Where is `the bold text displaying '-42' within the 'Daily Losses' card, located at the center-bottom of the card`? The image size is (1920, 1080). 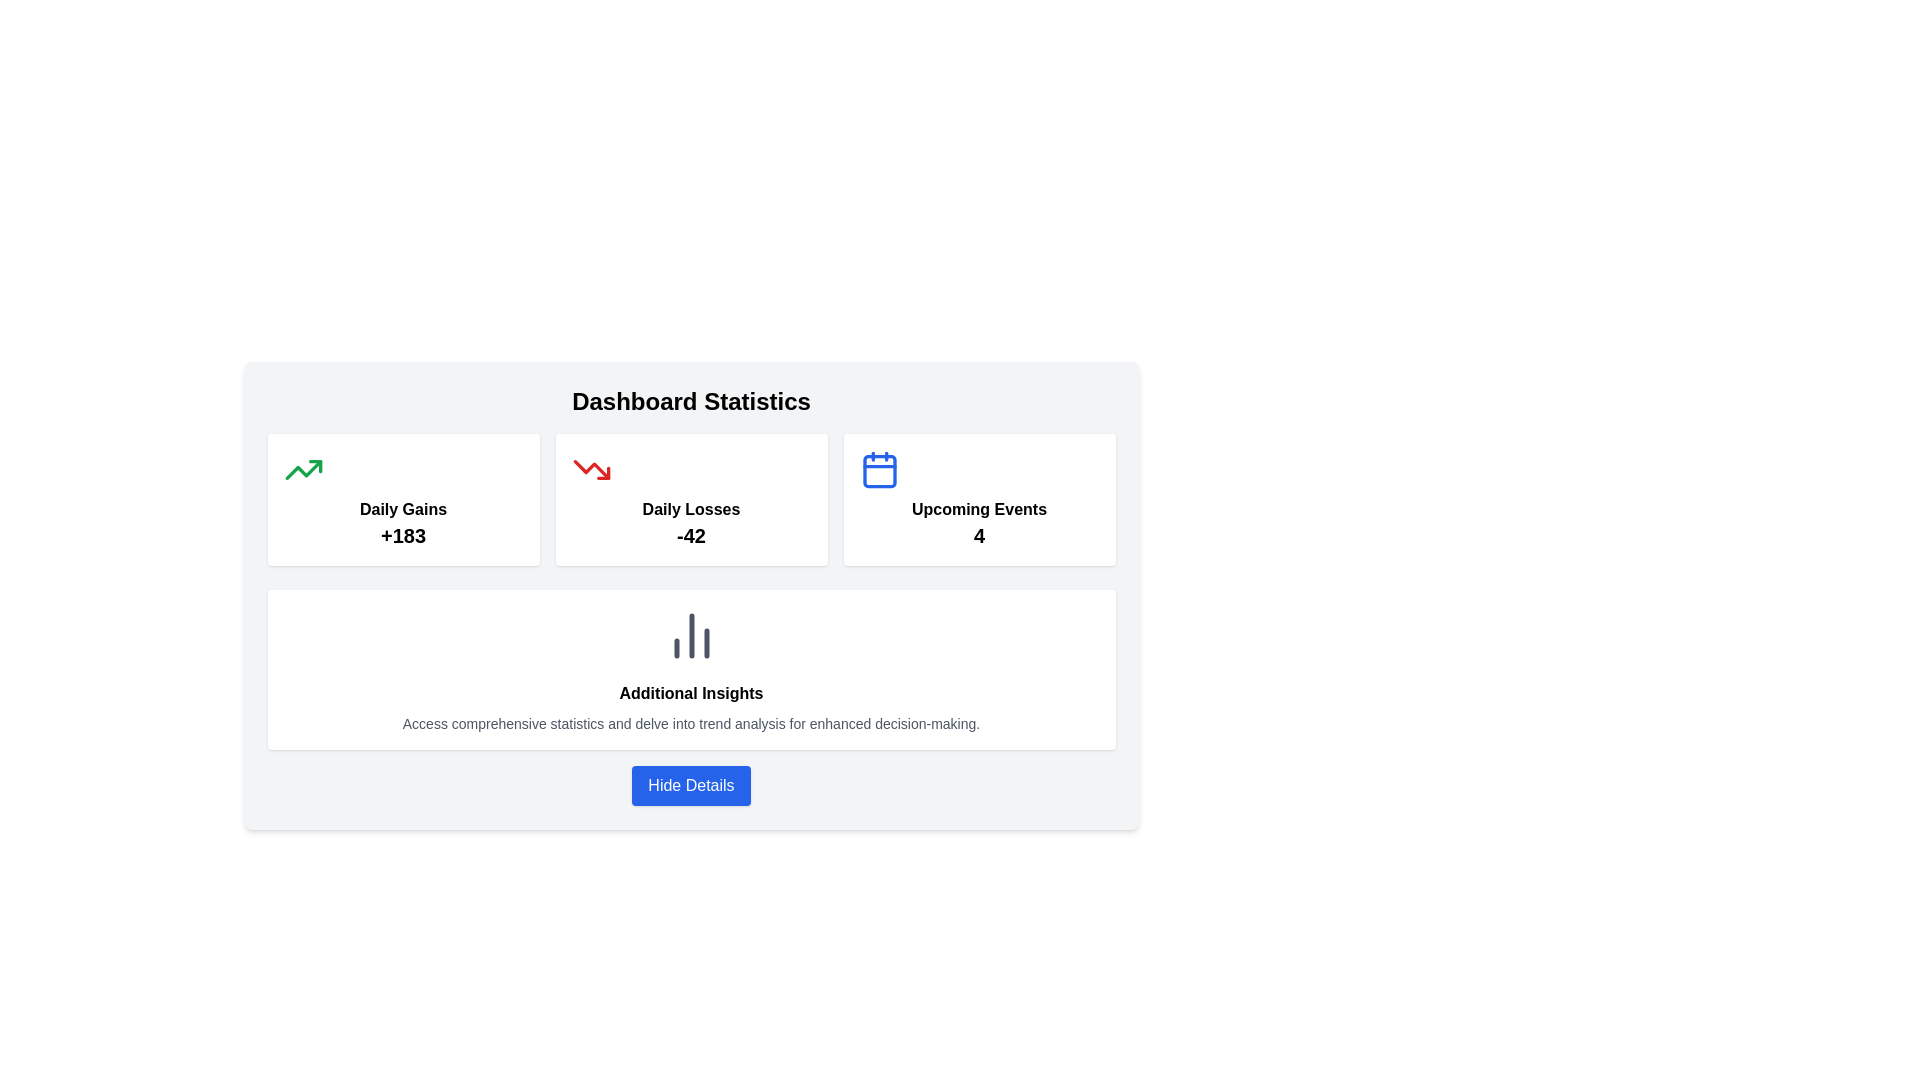 the bold text displaying '-42' within the 'Daily Losses' card, located at the center-bottom of the card is located at coordinates (691, 535).